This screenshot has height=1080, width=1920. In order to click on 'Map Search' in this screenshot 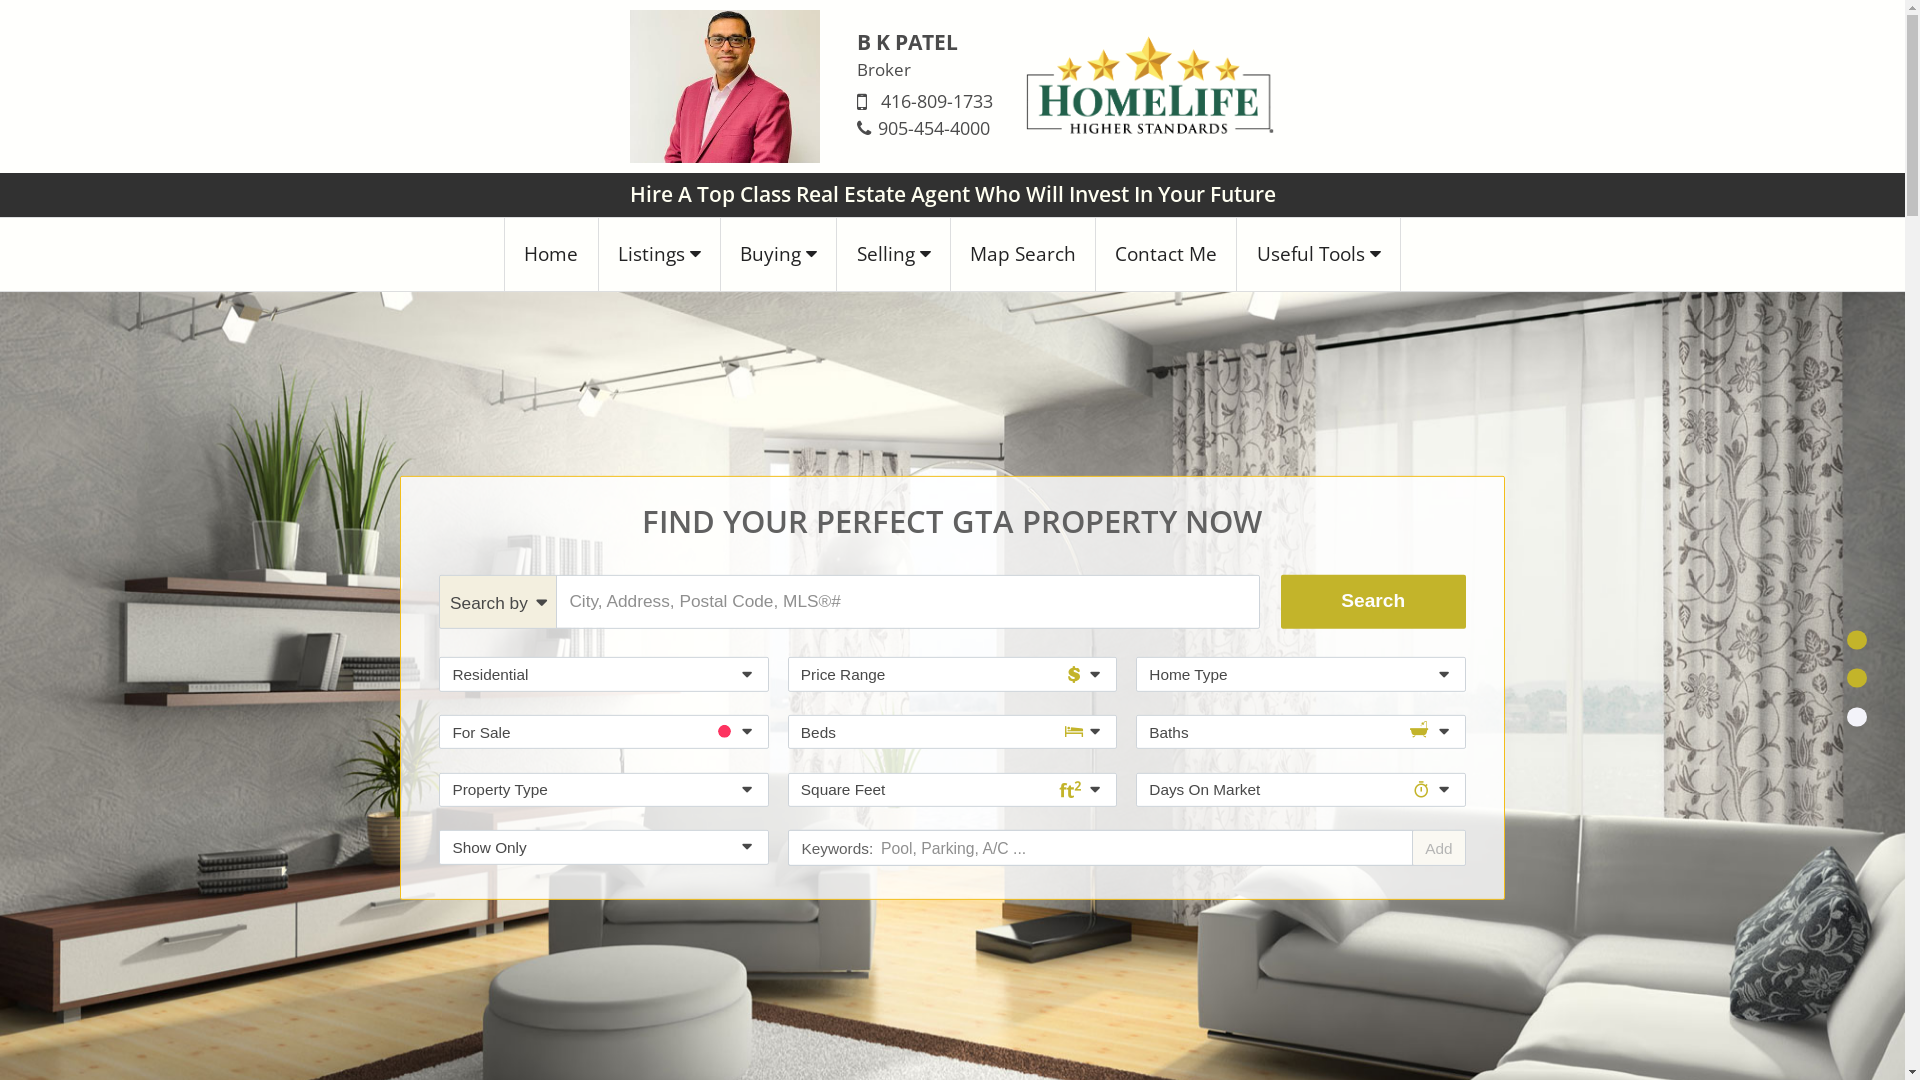, I will do `click(1023, 253)`.